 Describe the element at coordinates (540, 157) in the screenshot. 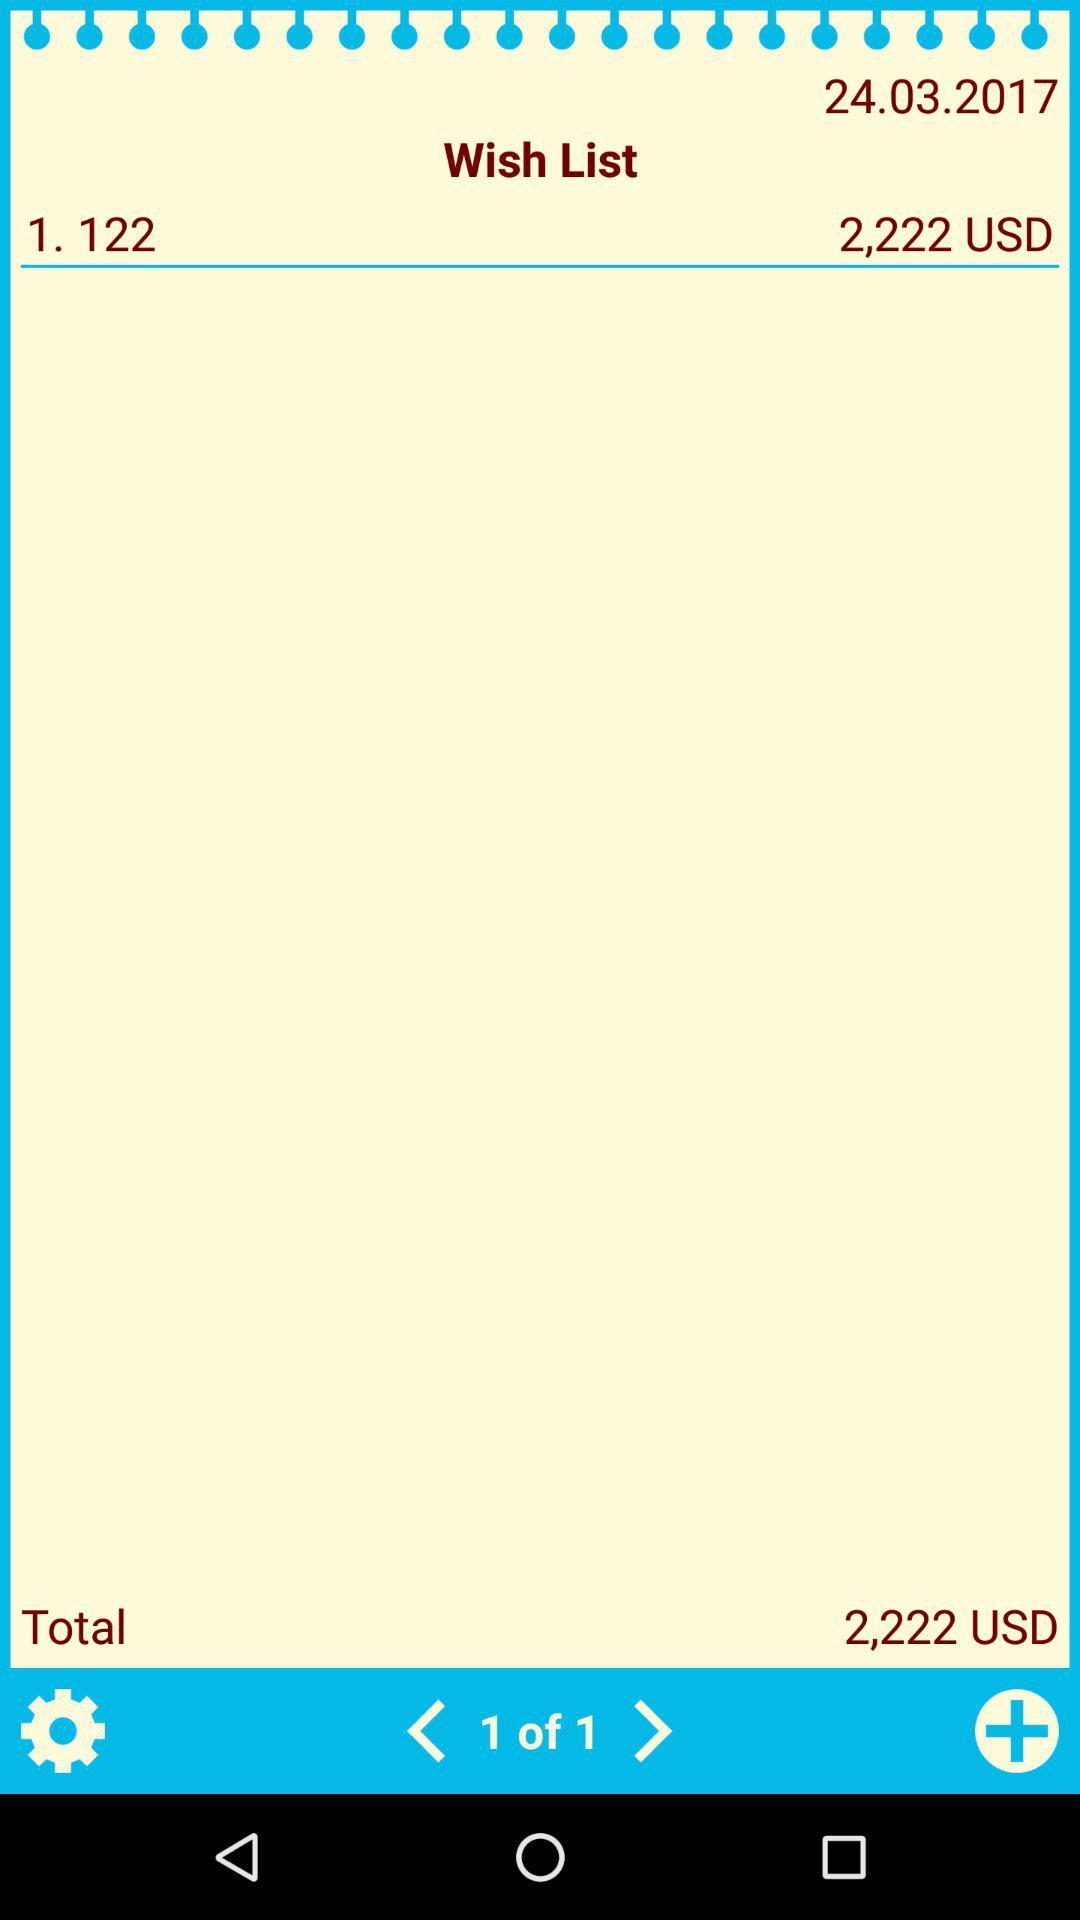

I see `the icon below 24.03.2017 app` at that location.